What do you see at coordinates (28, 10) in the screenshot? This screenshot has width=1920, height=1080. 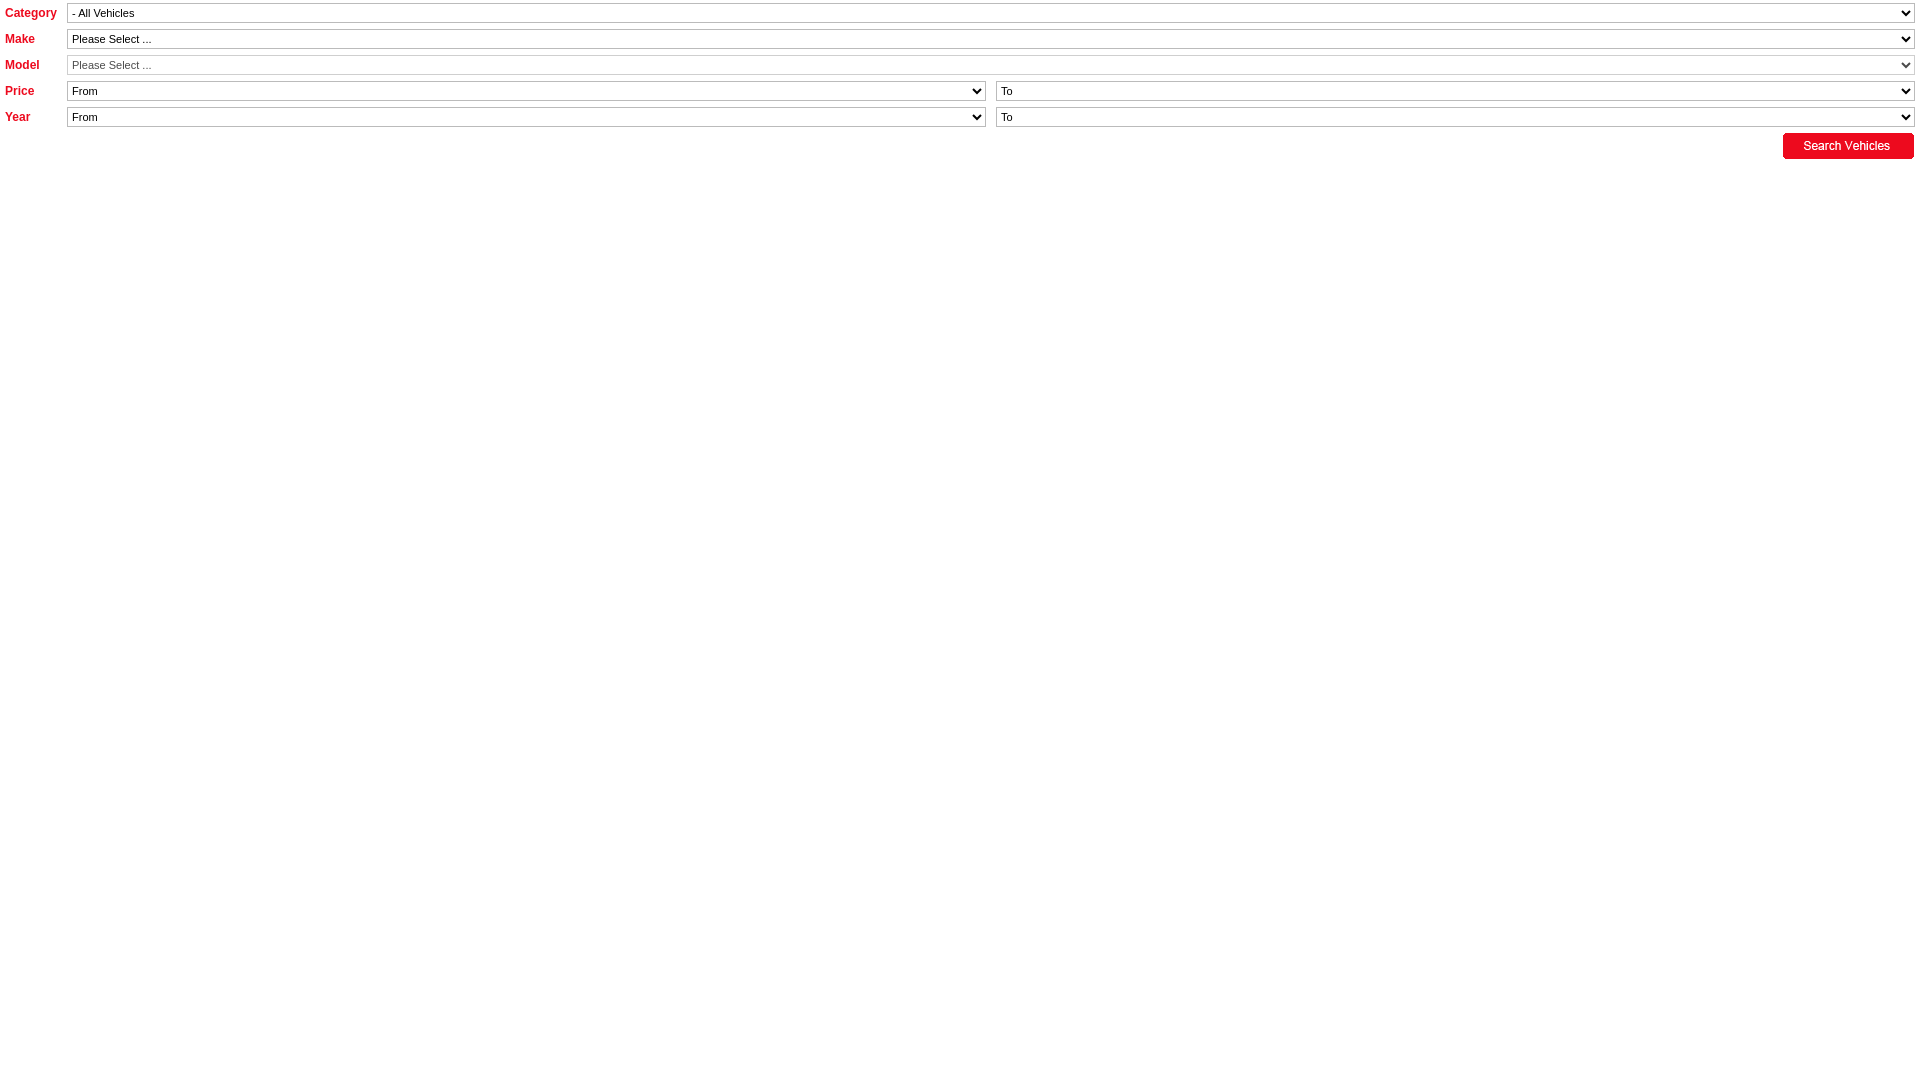 I see `'Search'` at bounding box center [28, 10].